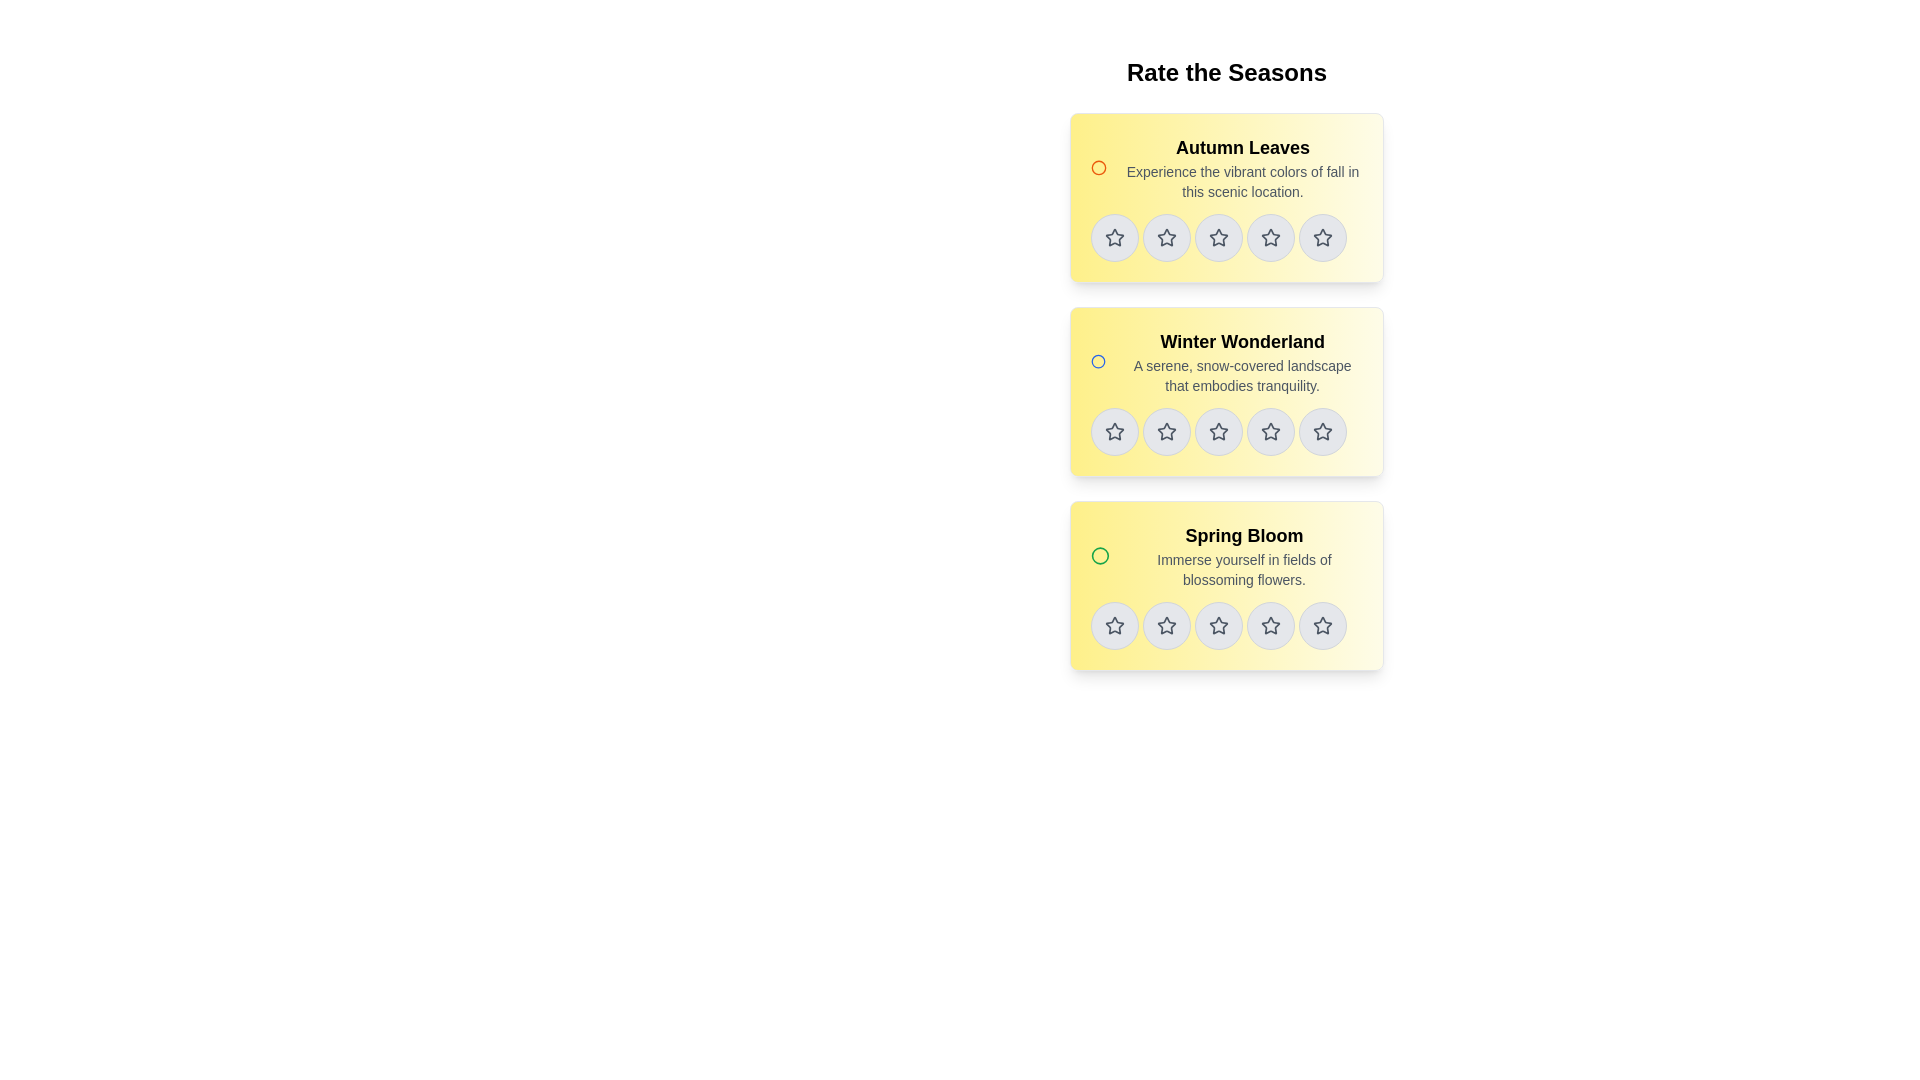 Image resolution: width=1920 pixels, height=1080 pixels. I want to click on the third star-shaped rating icon, so click(1270, 236).